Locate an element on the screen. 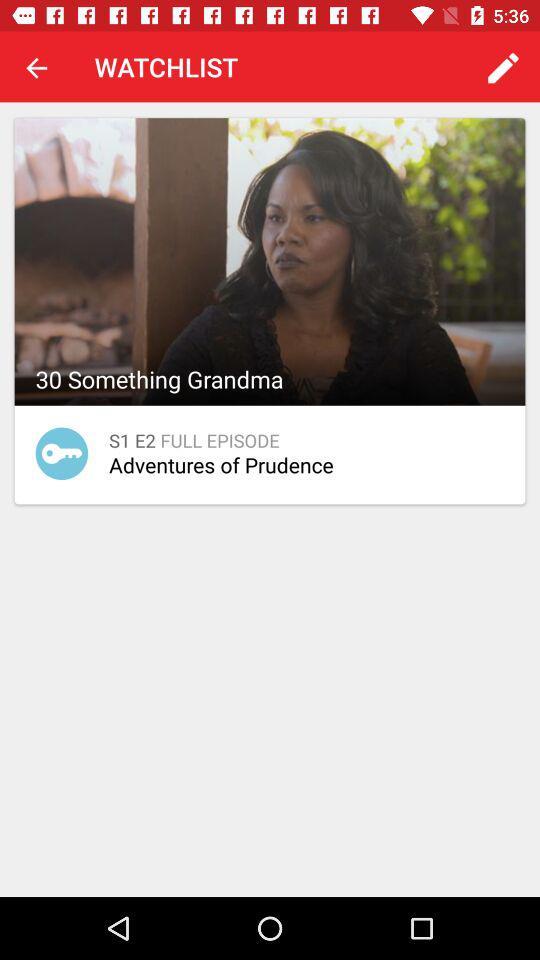  edit icon is located at coordinates (502, 67).